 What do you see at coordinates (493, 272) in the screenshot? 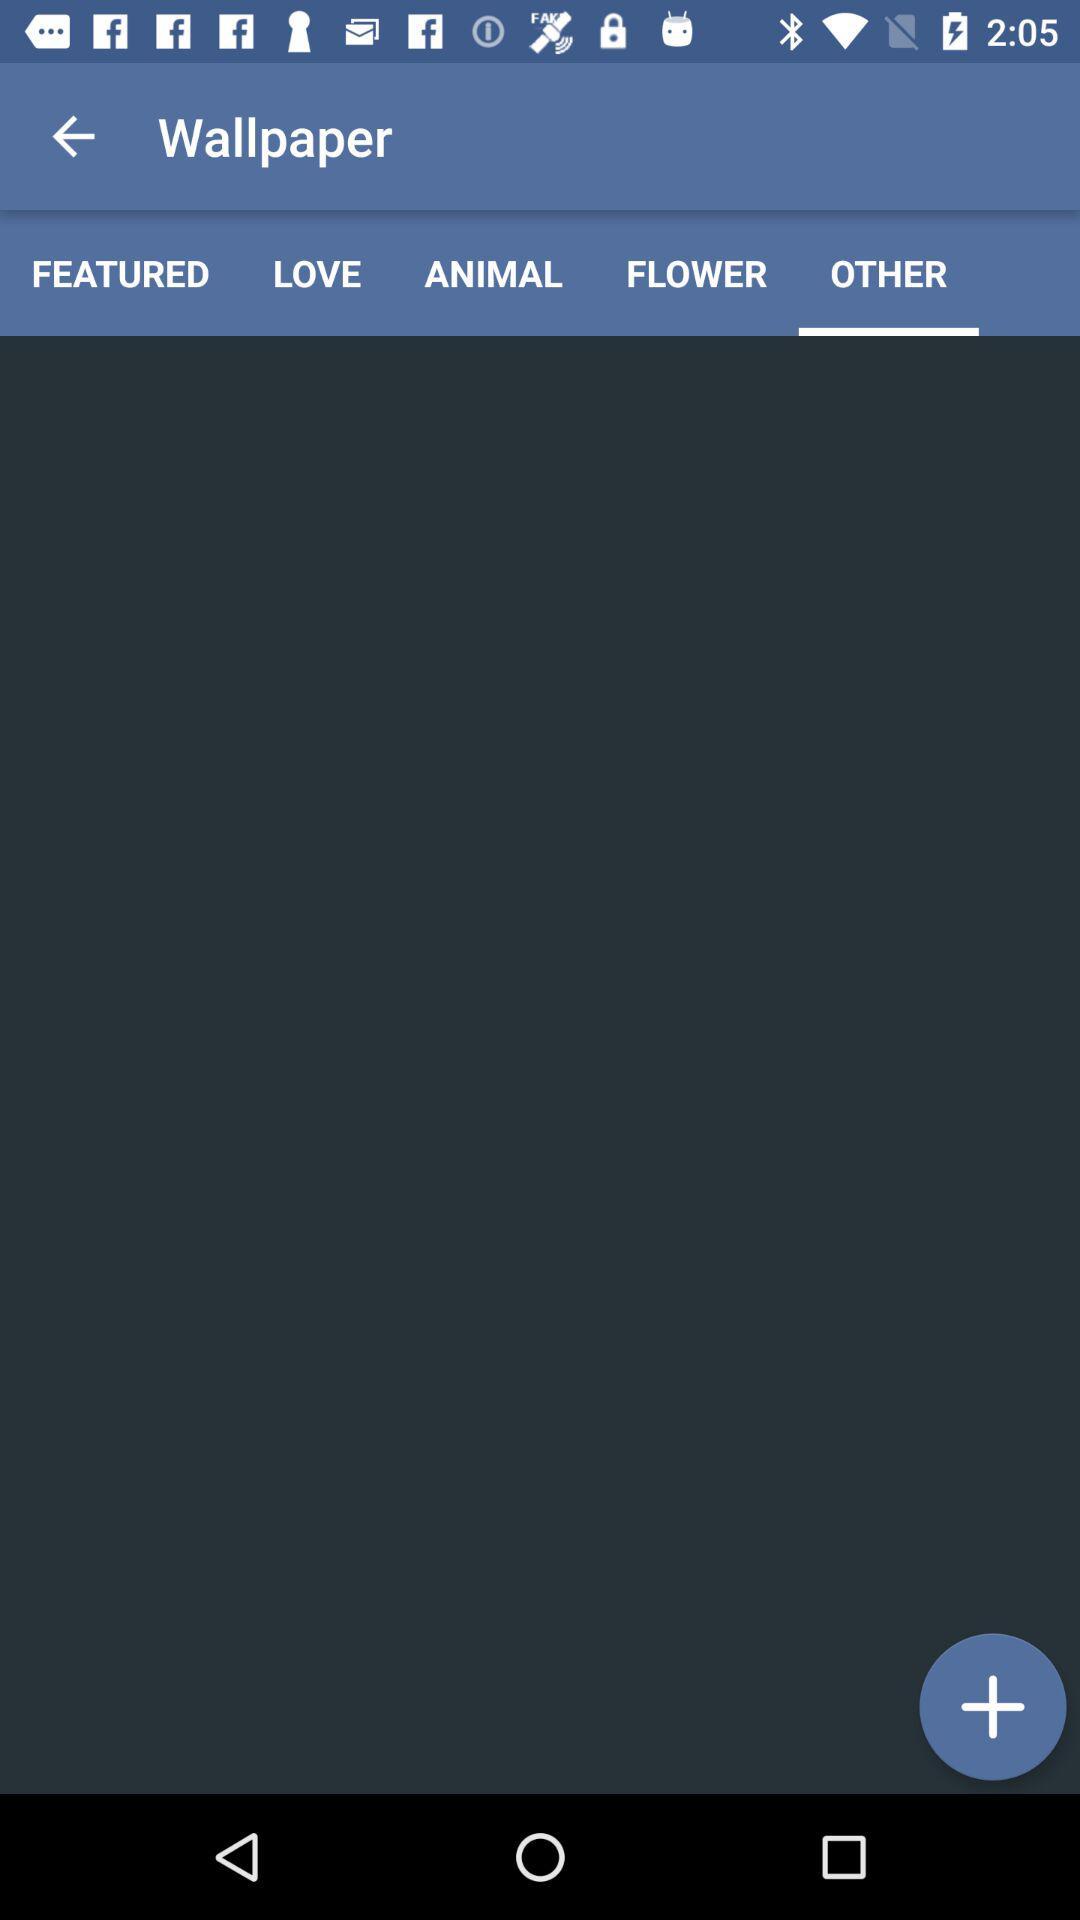
I see `the animal item` at bounding box center [493, 272].